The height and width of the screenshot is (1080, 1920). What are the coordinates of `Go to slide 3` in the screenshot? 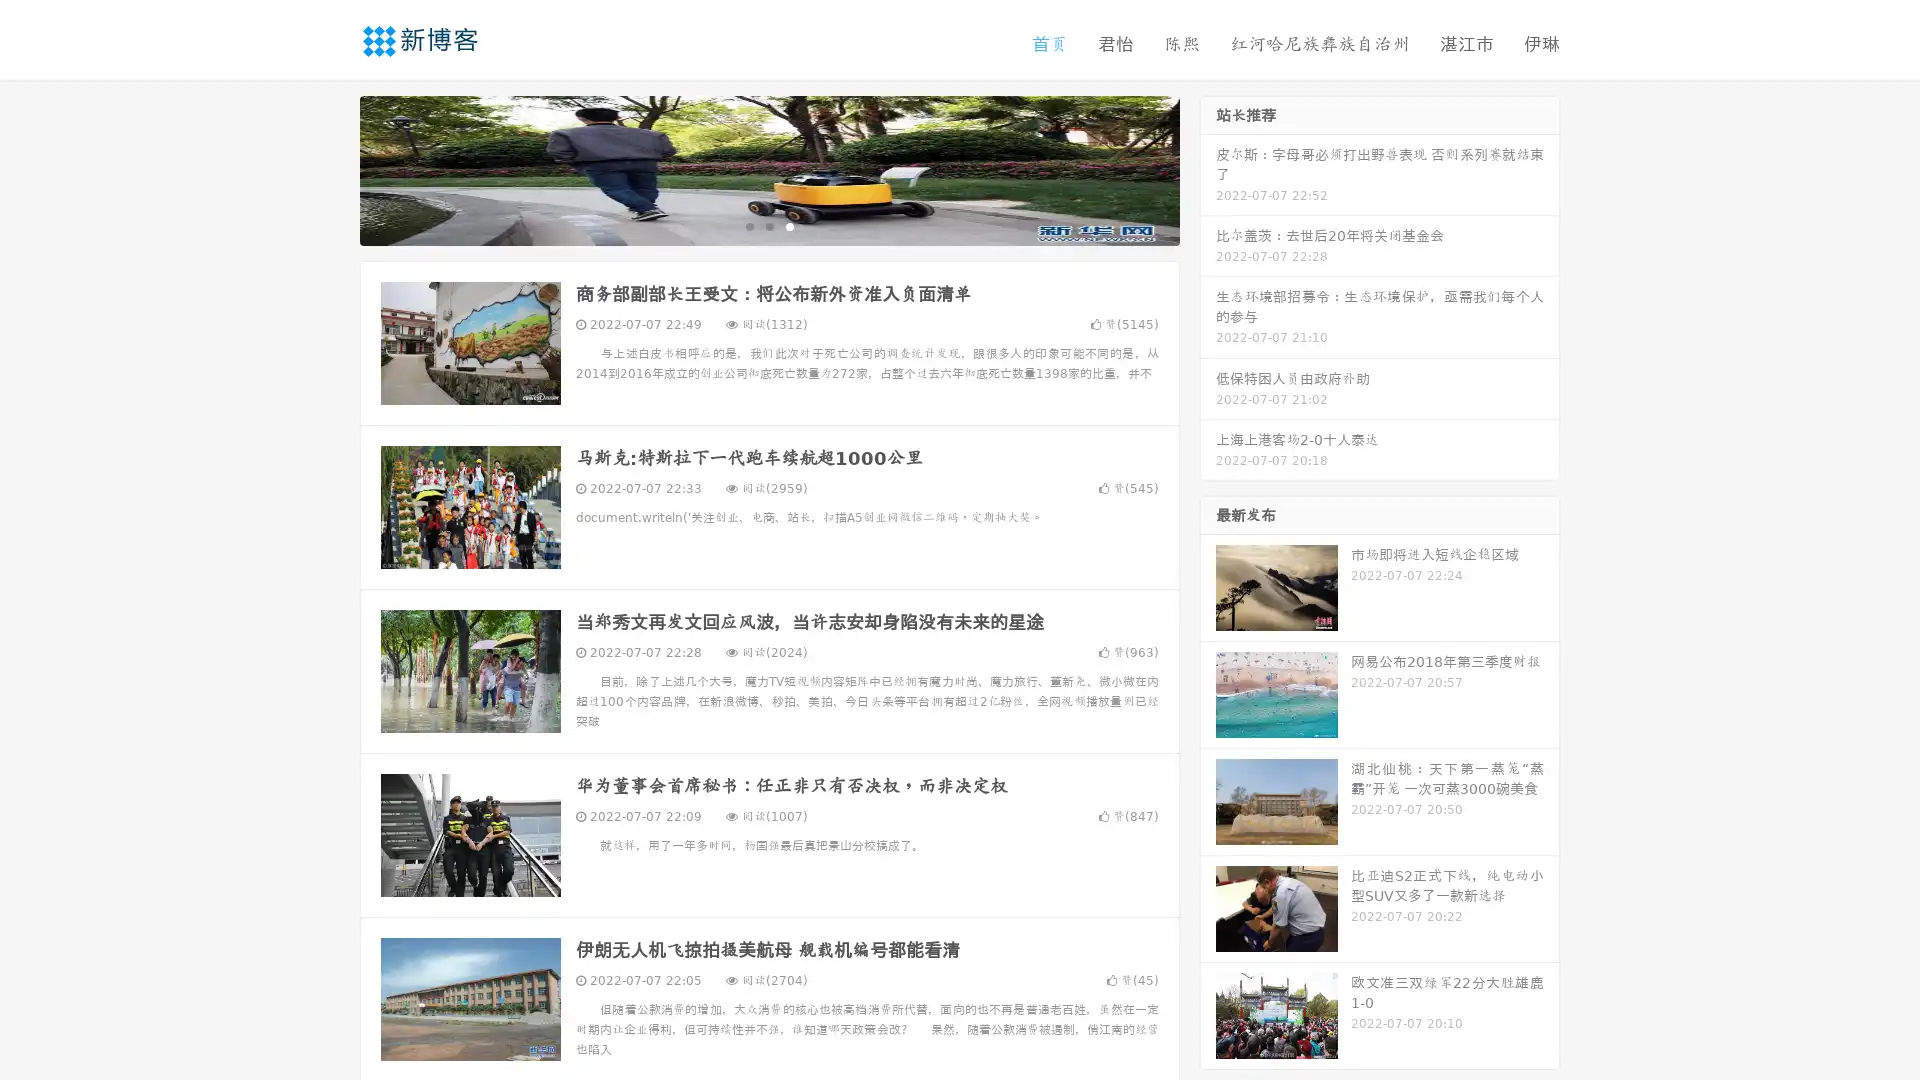 It's located at (789, 225).